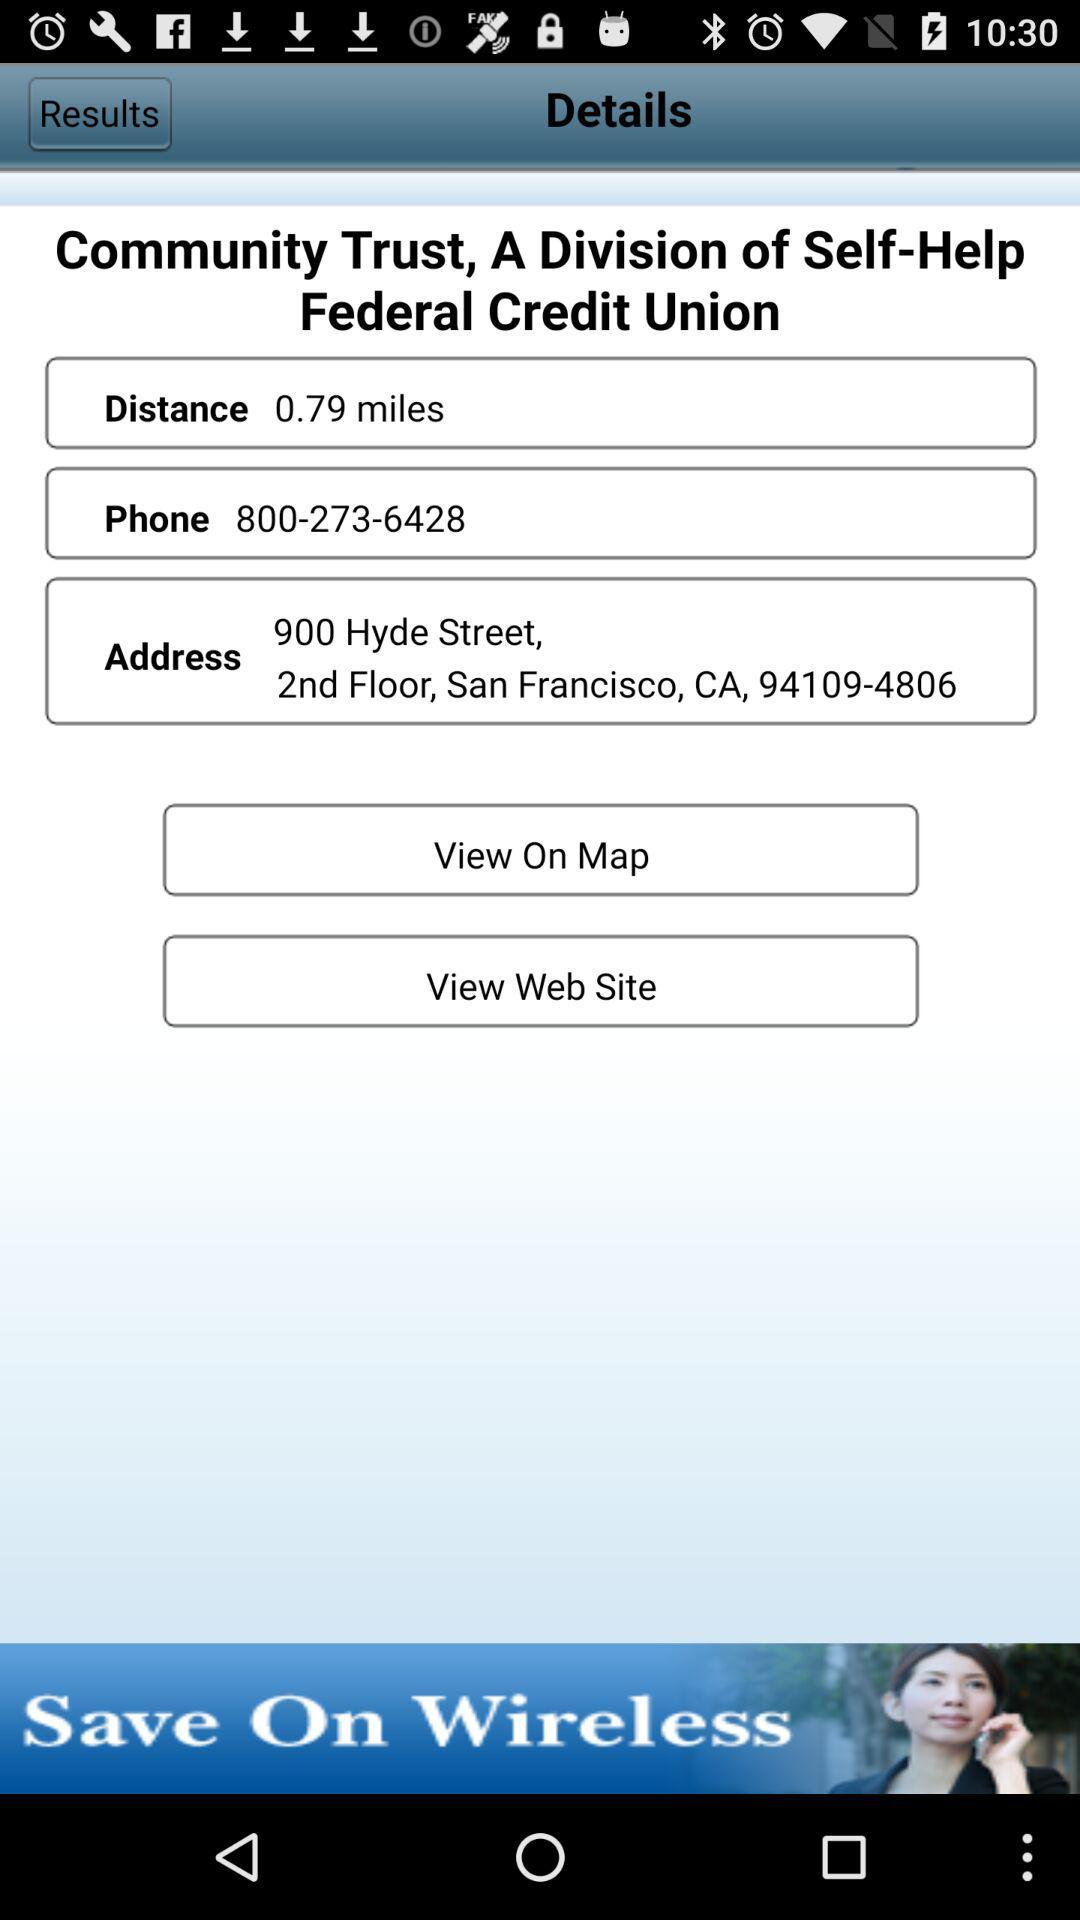 This screenshot has width=1080, height=1920. I want to click on icon below the 2nd floor san item, so click(540, 849).